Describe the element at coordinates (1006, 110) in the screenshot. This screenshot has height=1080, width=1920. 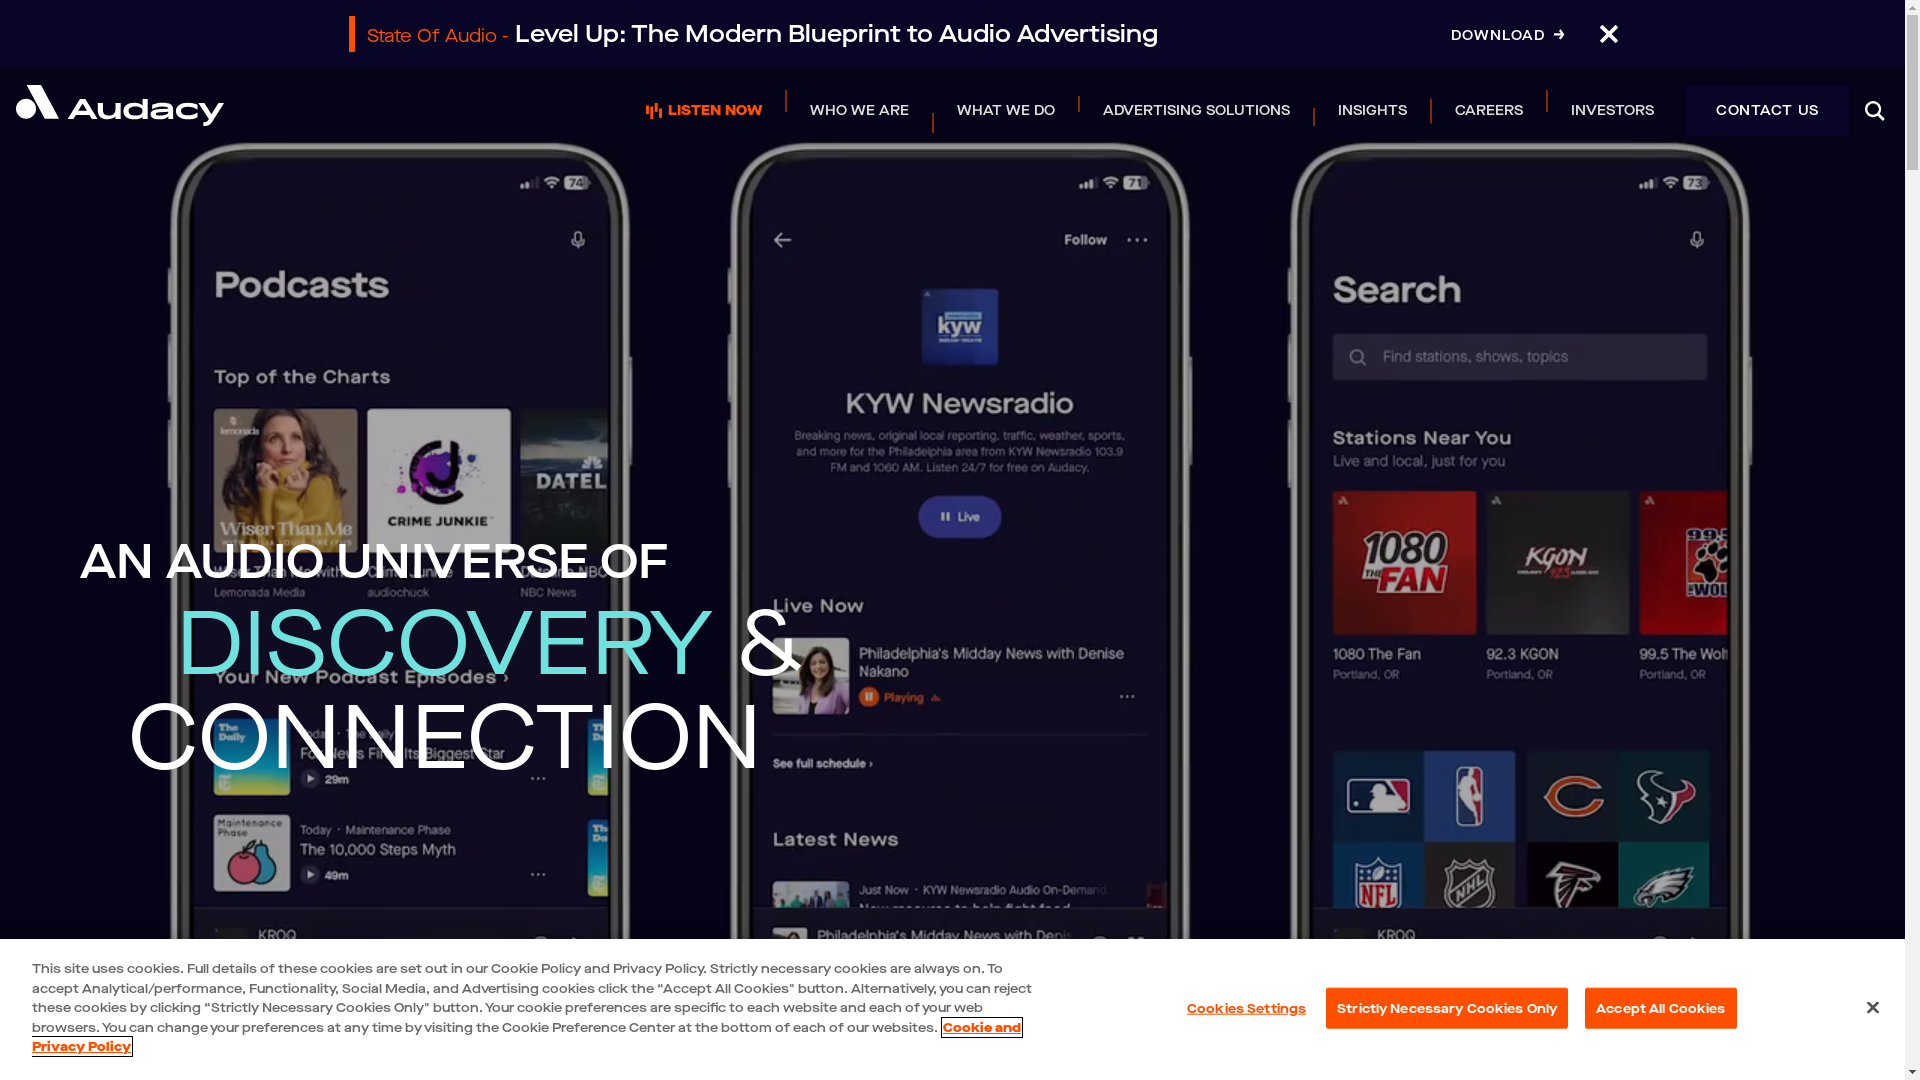
I see `'WHAT WE DO'` at that location.